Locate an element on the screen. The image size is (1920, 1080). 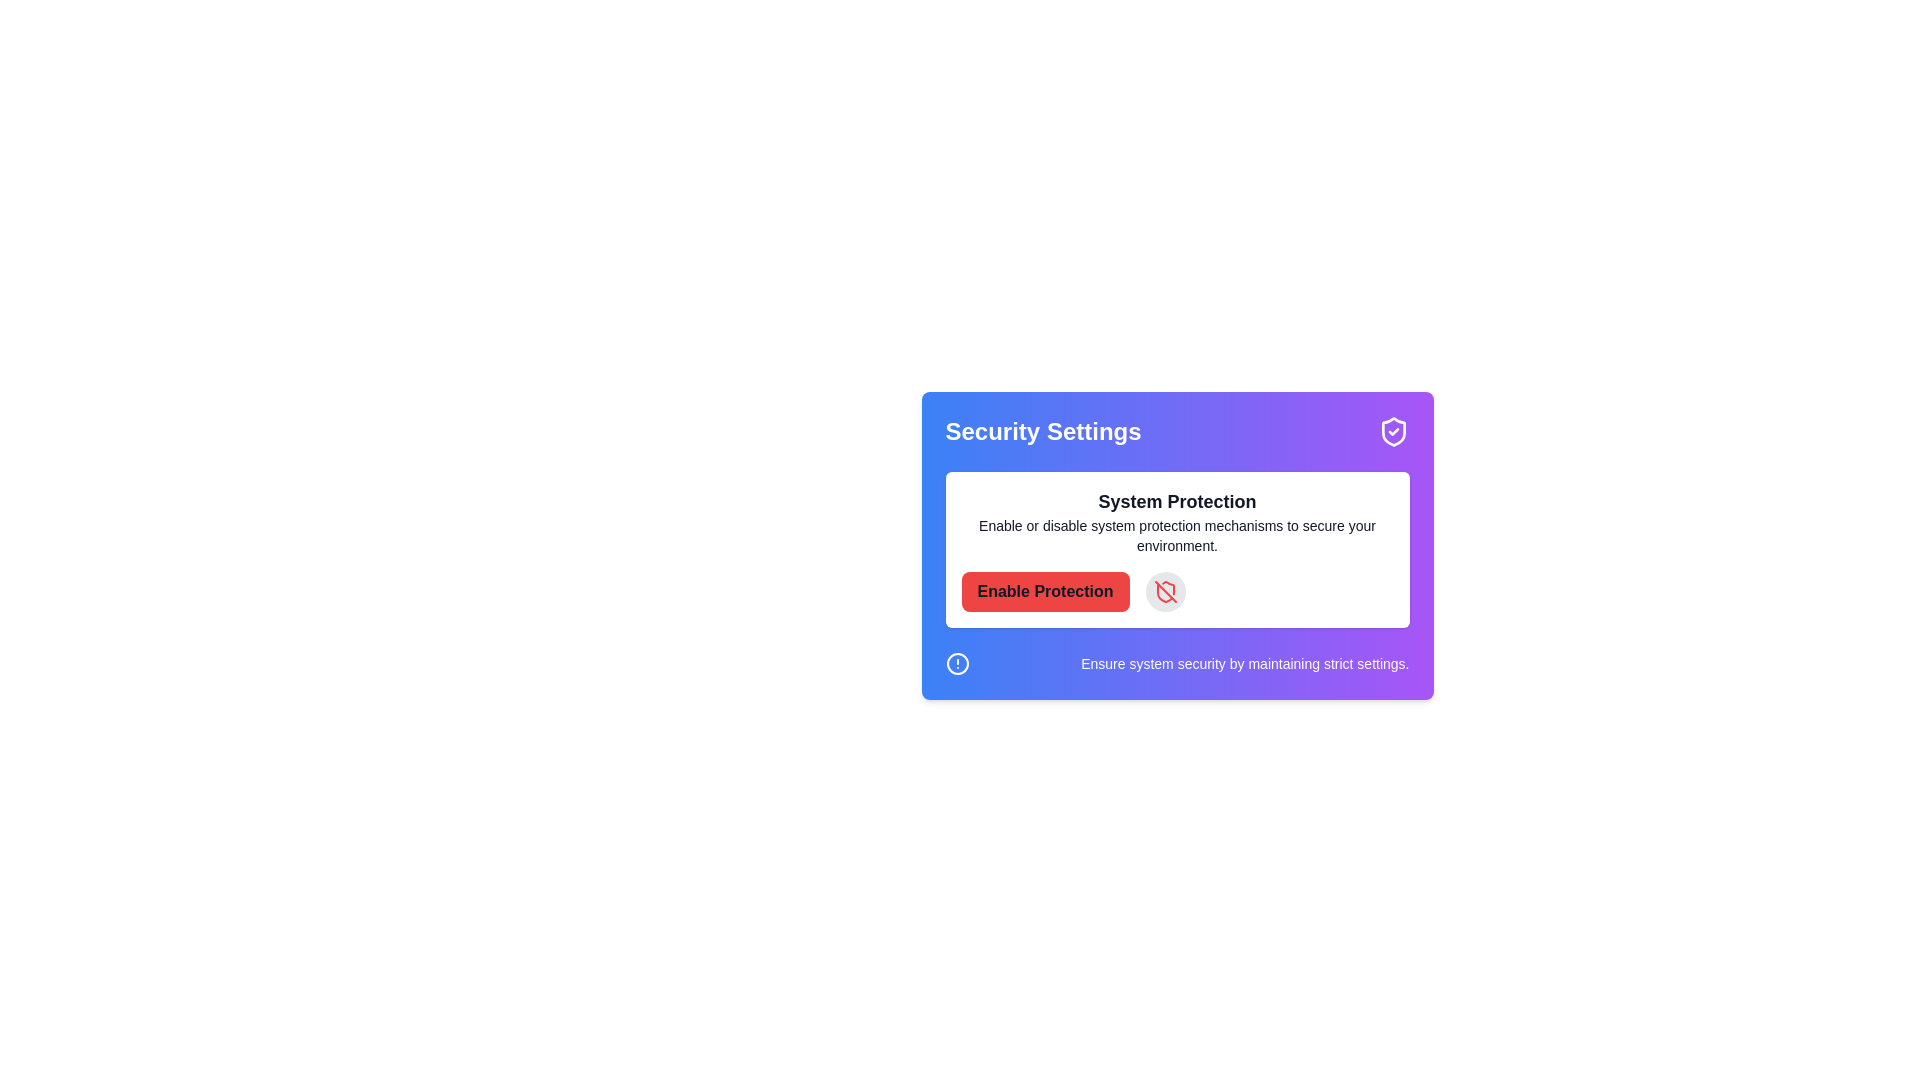
the circular icon located at the lower-left corner of the 'Security Settings' panel to interact with the alert or status indicator is located at coordinates (956, 663).